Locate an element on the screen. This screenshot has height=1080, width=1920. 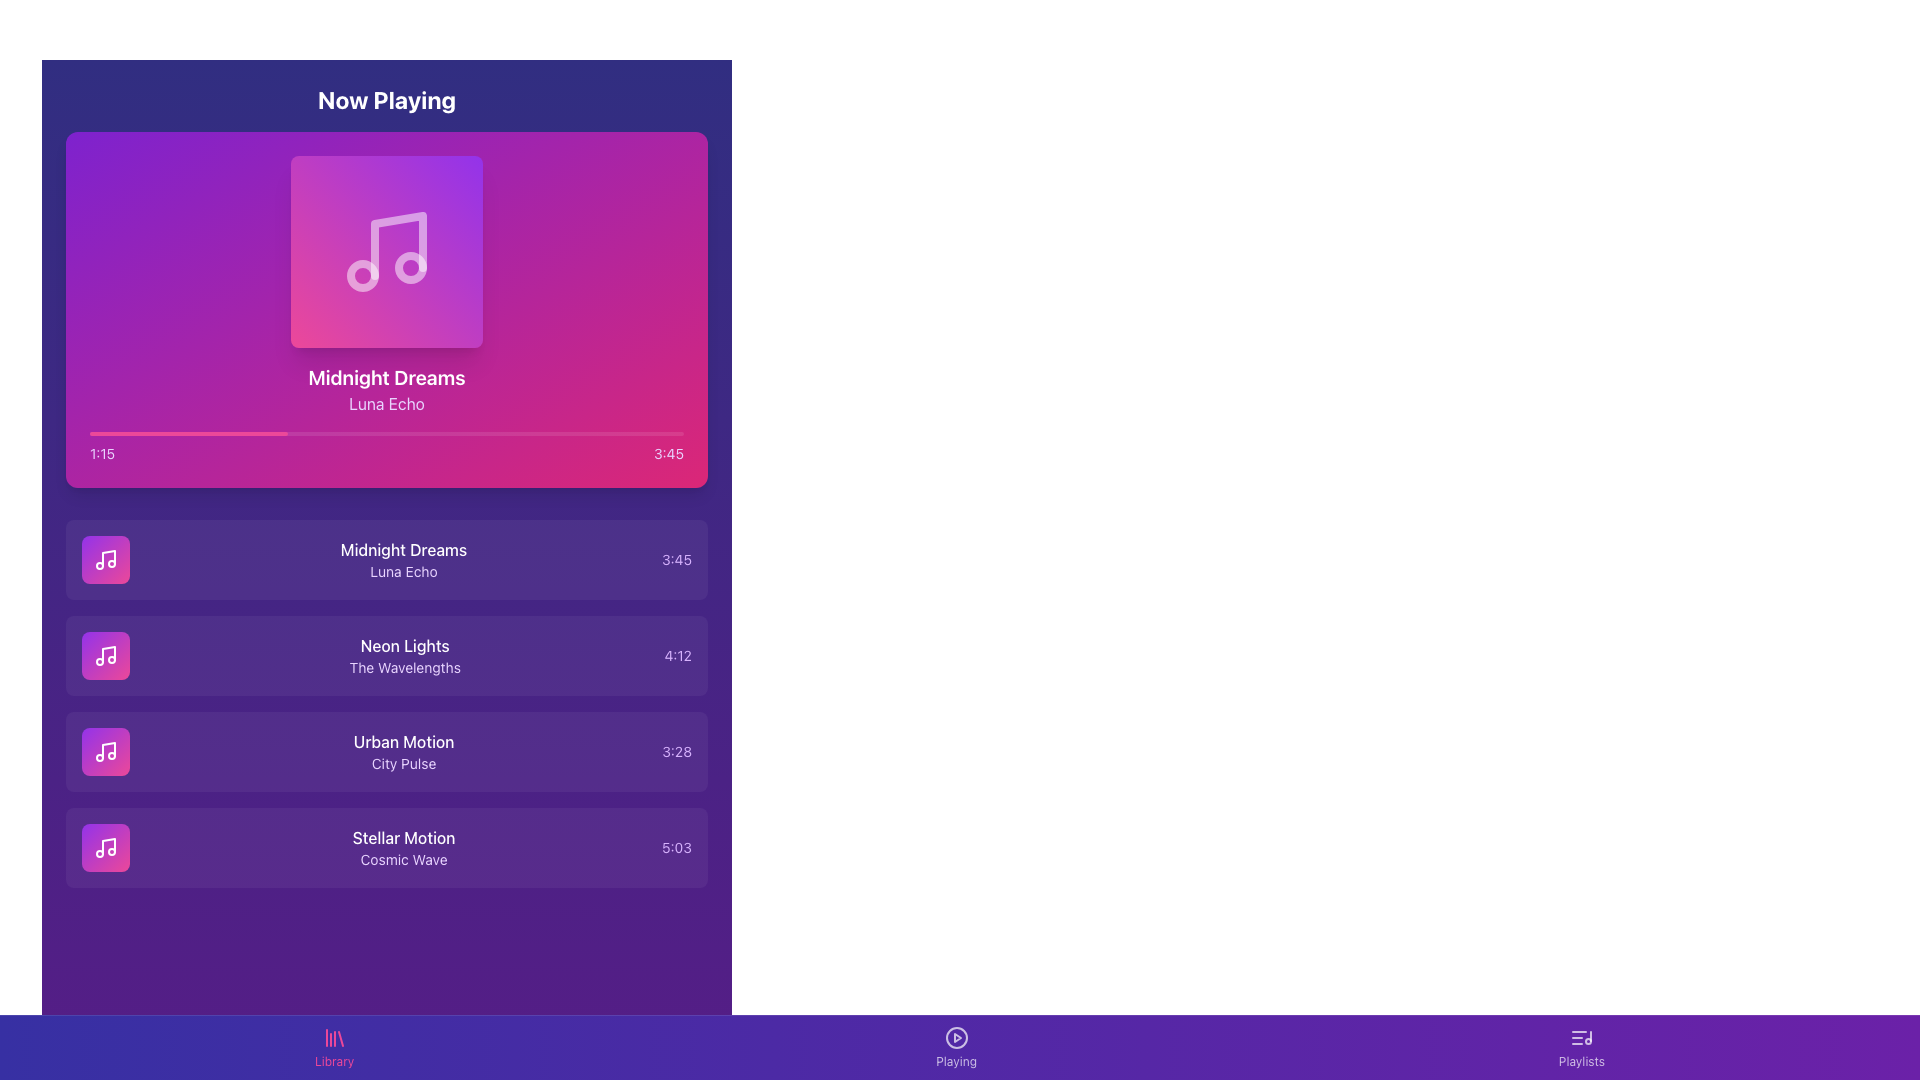
text label that serves as the title of the currently playing track, positioned centrally beneath a musical note icon and above a progress bar is located at coordinates (387, 378).